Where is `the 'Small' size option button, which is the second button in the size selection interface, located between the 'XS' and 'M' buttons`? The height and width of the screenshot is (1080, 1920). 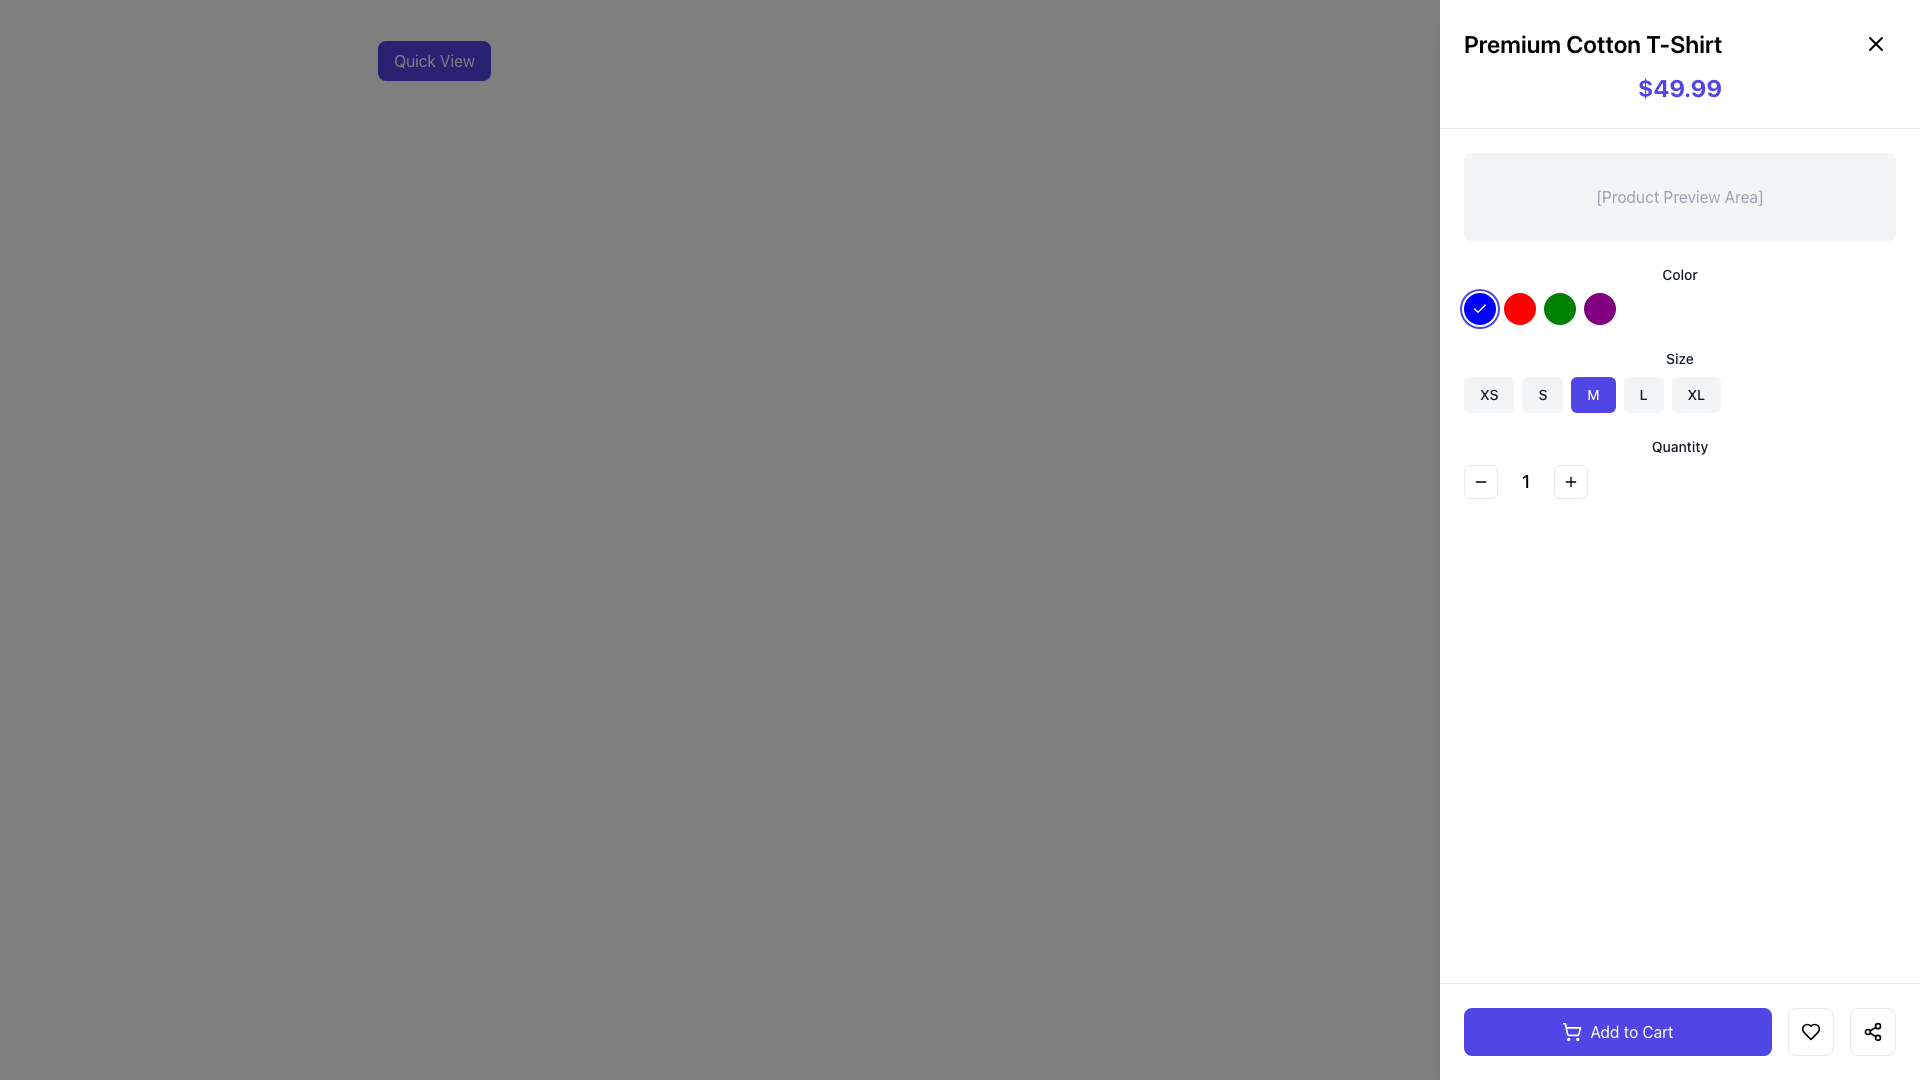
the 'Small' size option button, which is the second button in the size selection interface, located between the 'XS' and 'M' buttons is located at coordinates (1541, 394).